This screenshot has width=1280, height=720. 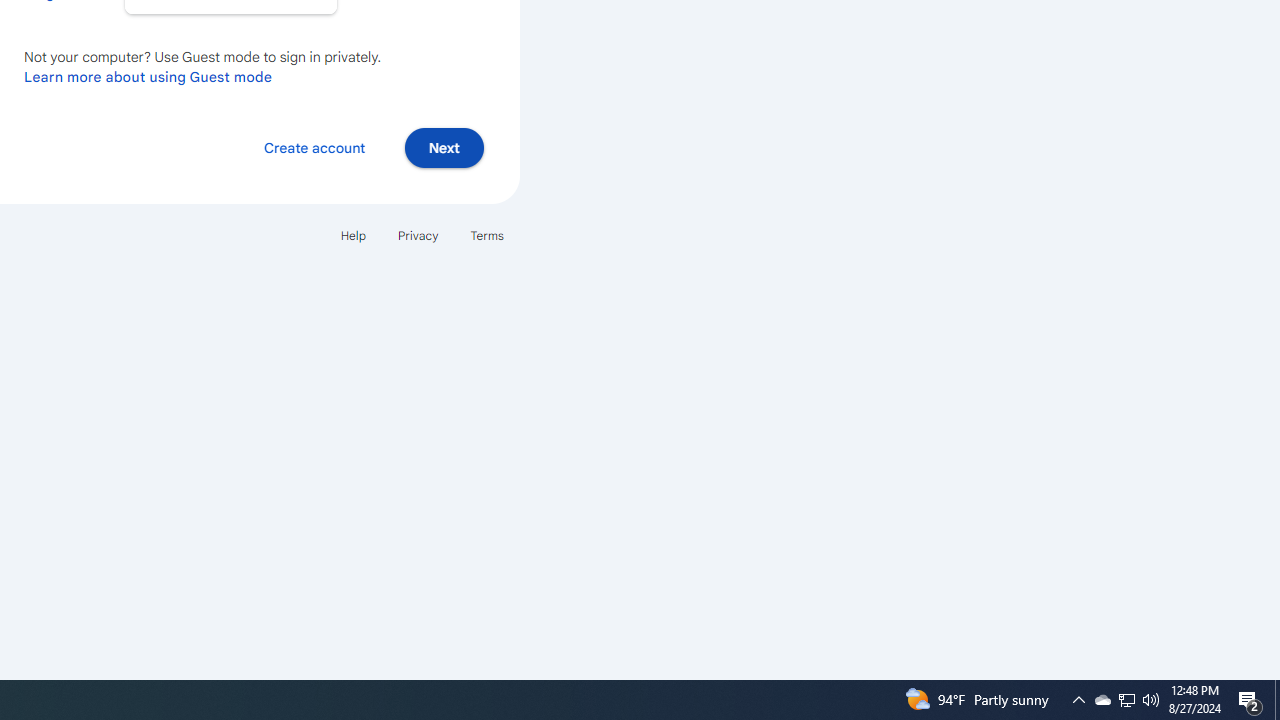 What do you see at coordinates (416, 234) in the screenshot?
I see `'Privacy'` at bounding box center [416, 234].